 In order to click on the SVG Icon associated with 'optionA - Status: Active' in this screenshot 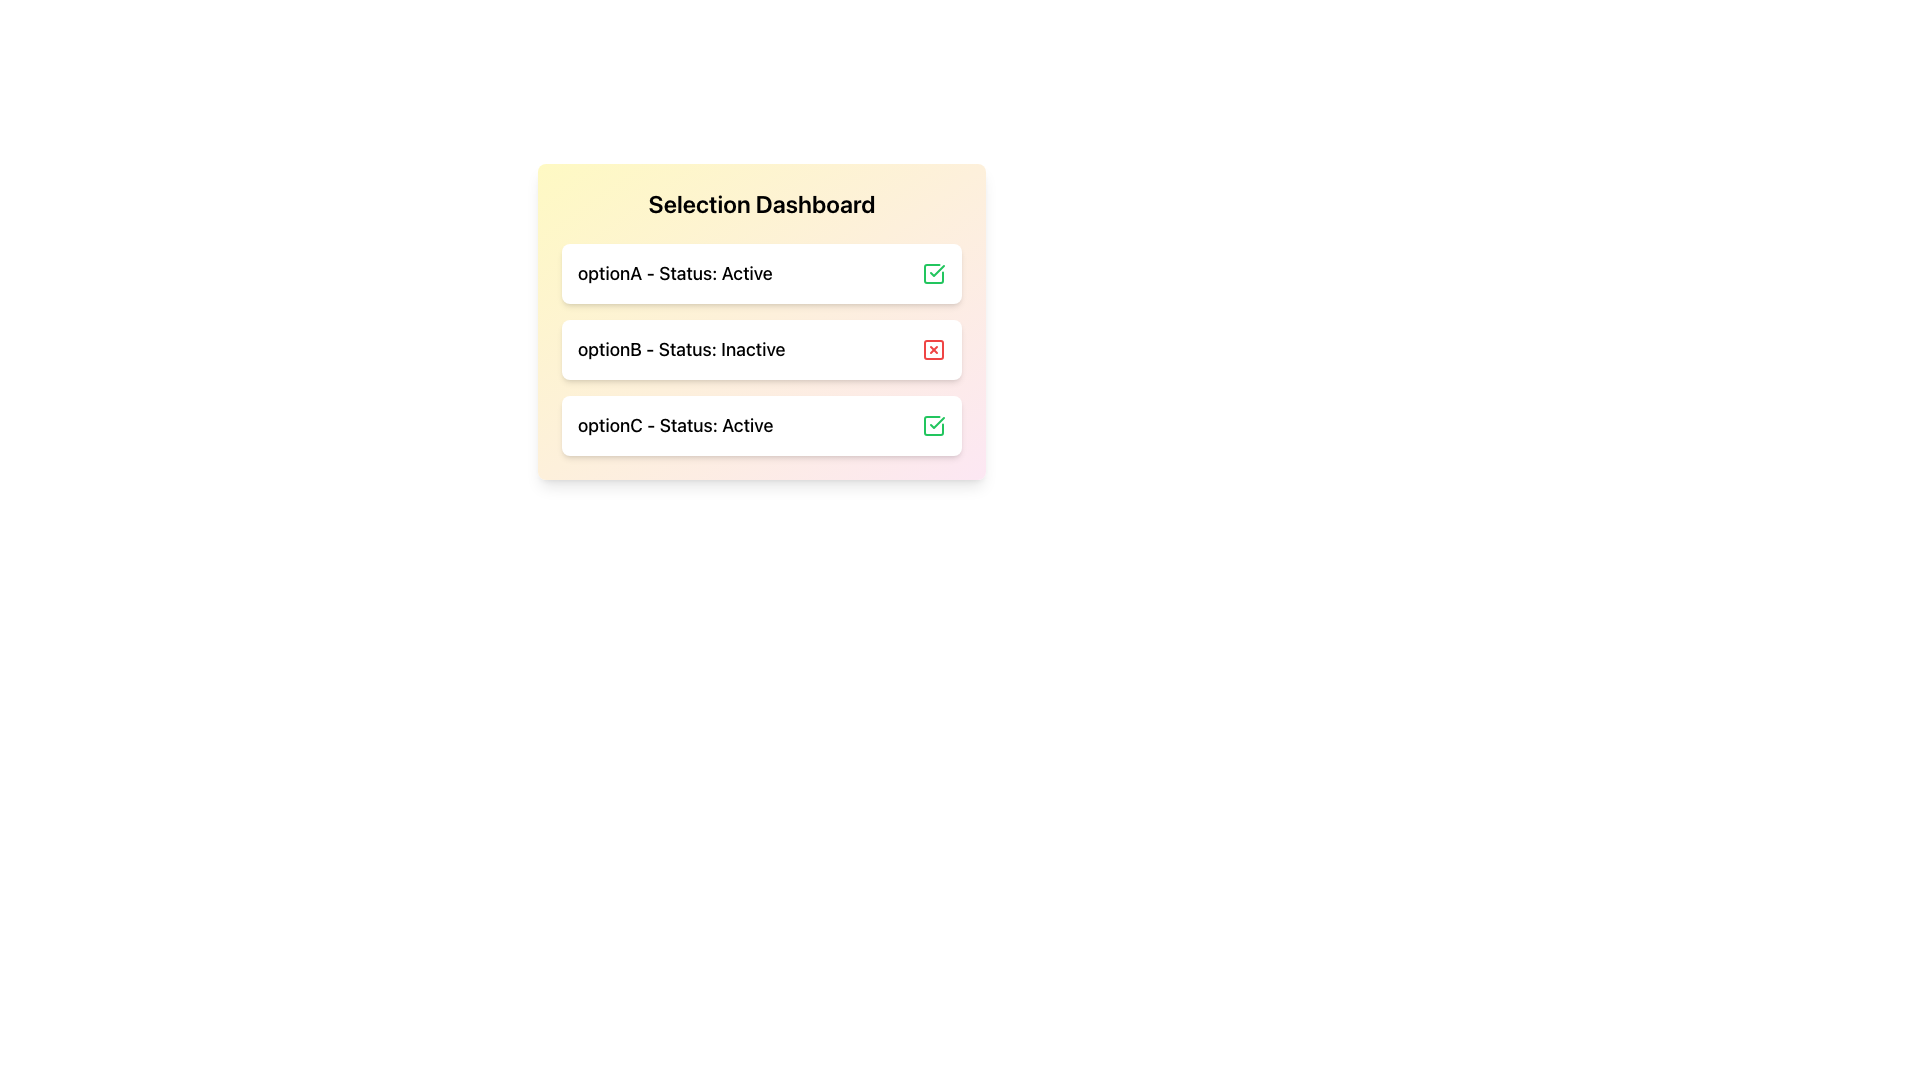, I will do `click(933, 273)`.